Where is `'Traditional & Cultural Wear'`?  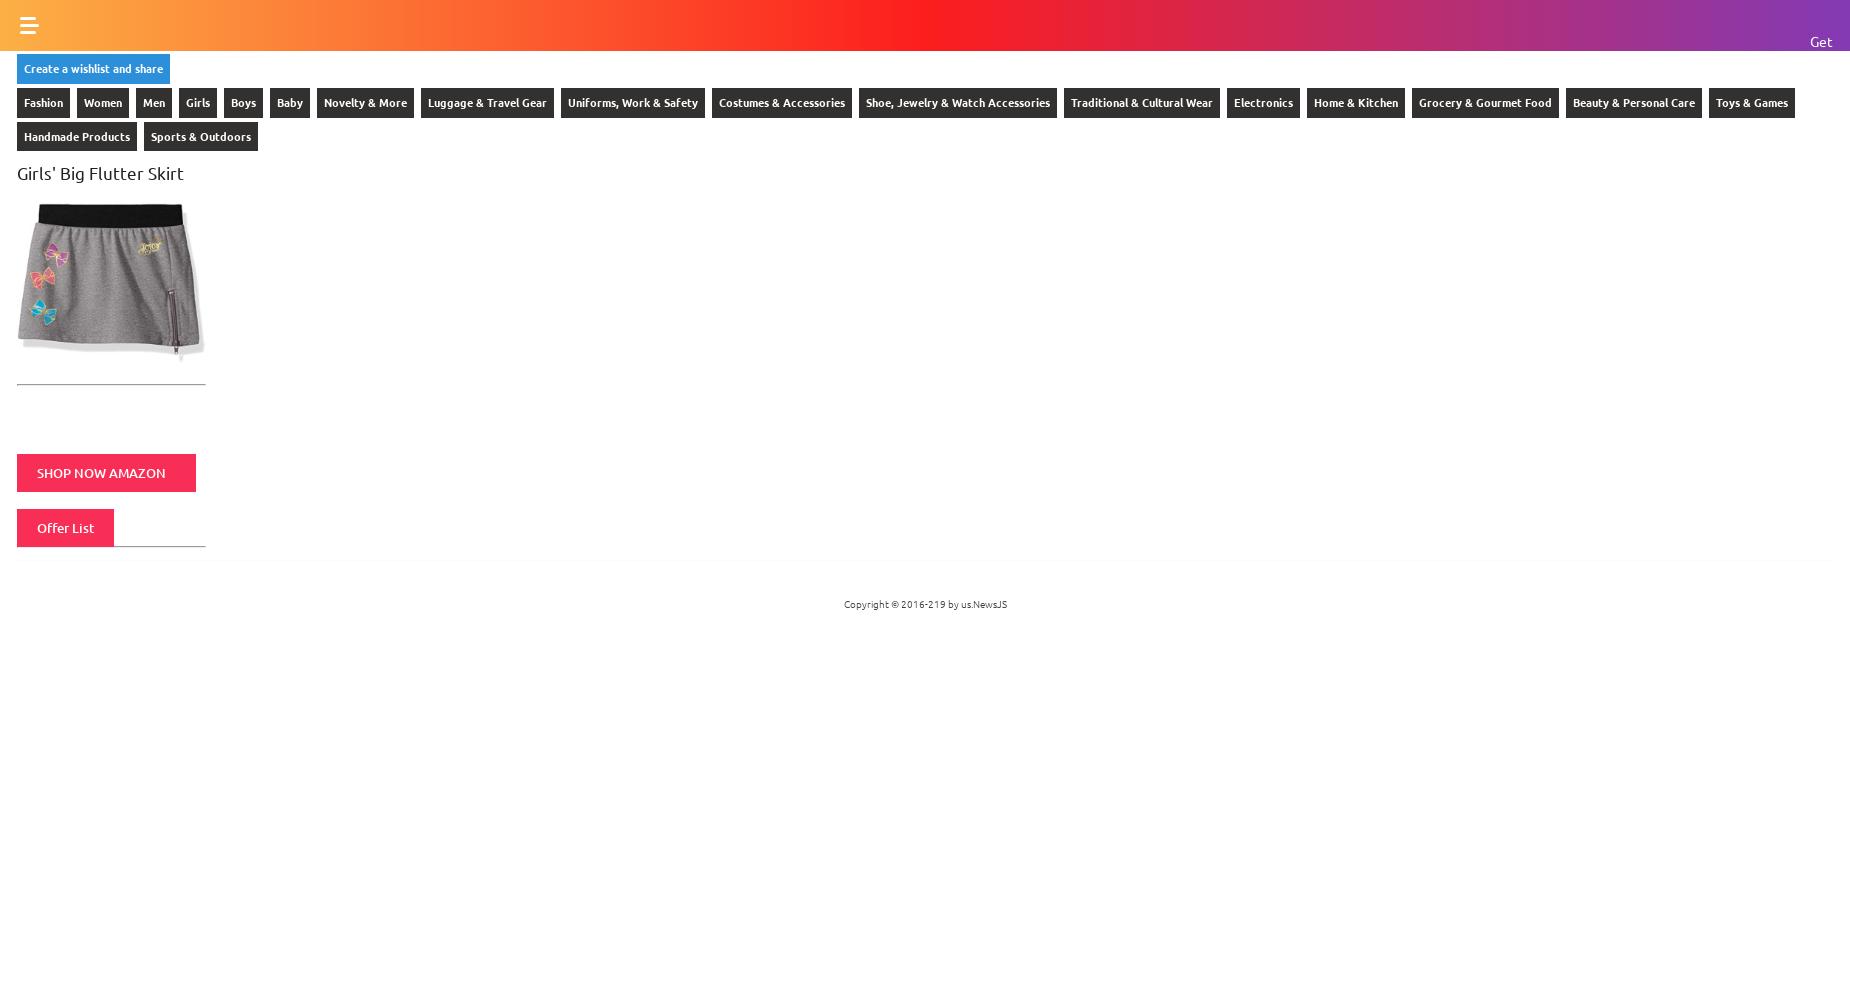
'Traditional & Cultural Wear' is located at coordinates (1069, 100).